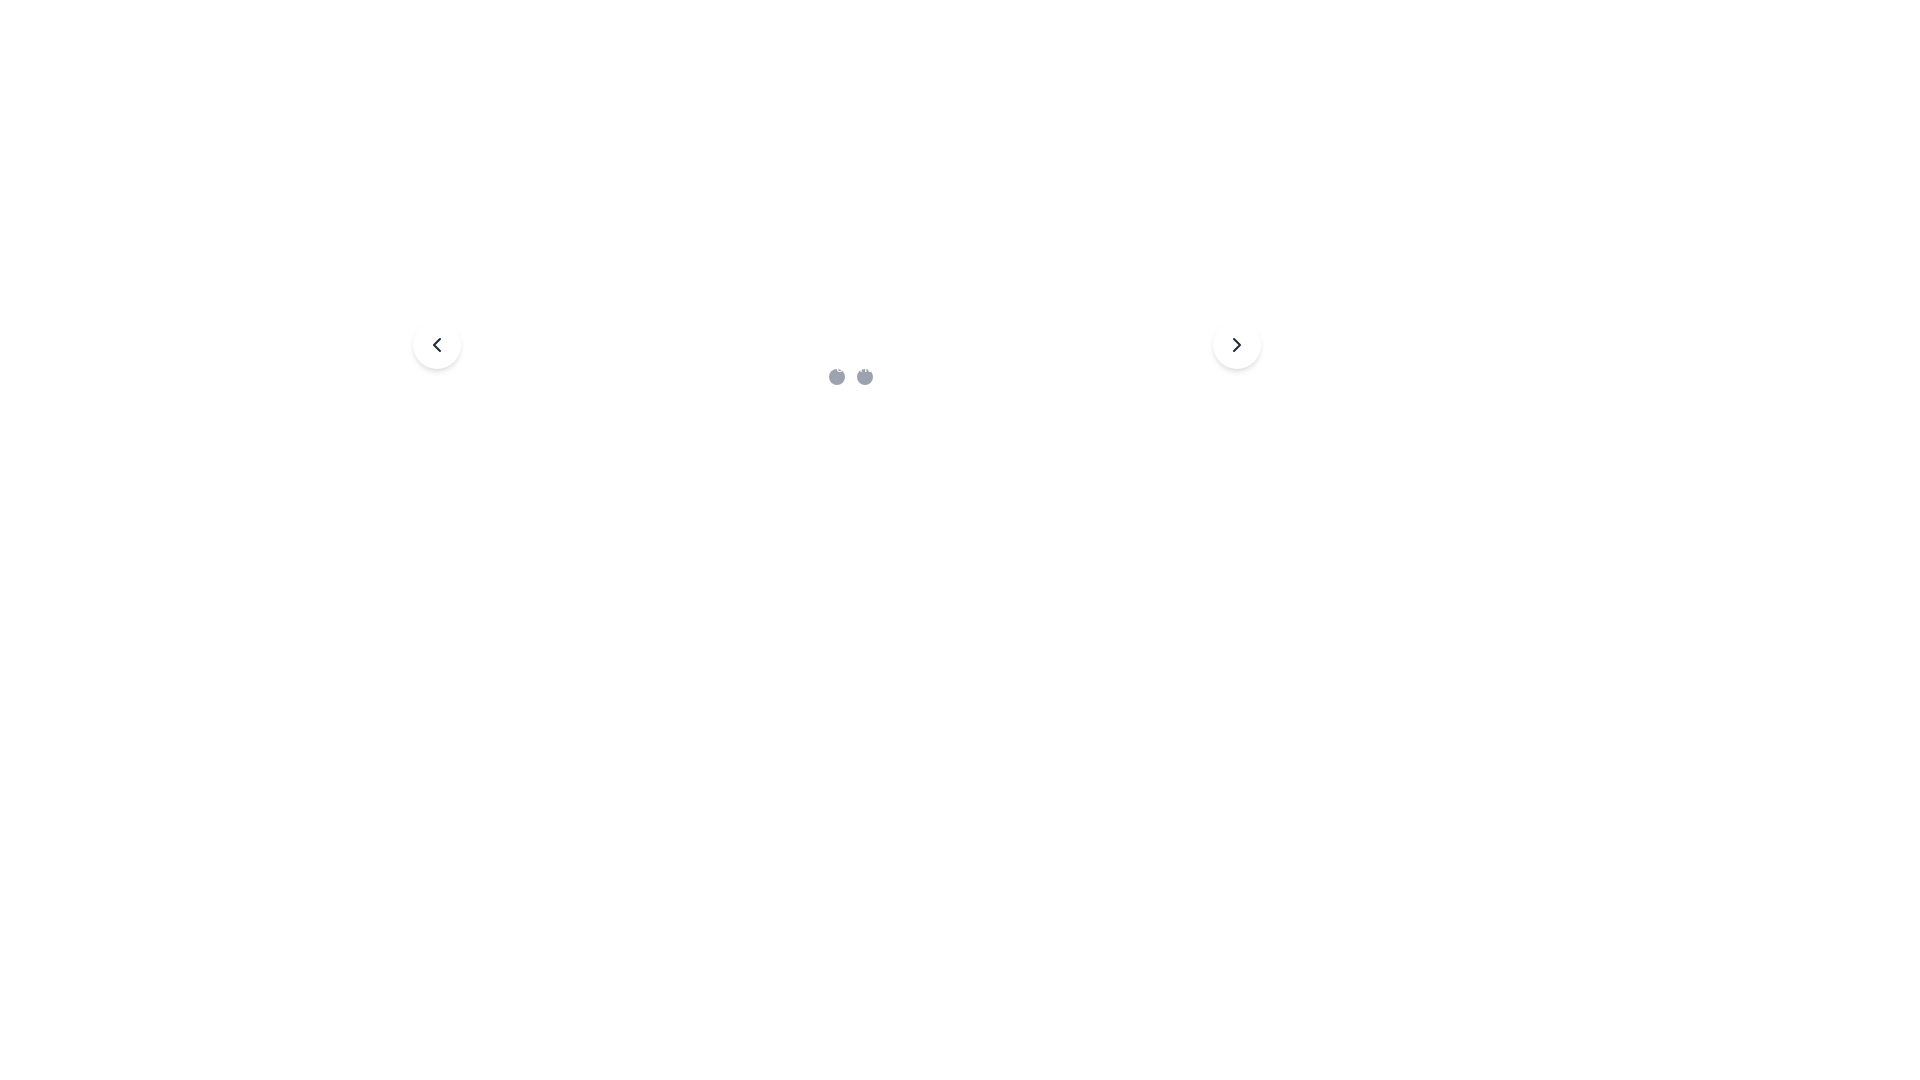 Image resolution: width=1920 pixels, height=1080 pixels. Describe the element at coordinates (1235, 343) in the screenshot. I see `the chevron icon, which is a right-arrow graphical vector used for navigation` at that location.